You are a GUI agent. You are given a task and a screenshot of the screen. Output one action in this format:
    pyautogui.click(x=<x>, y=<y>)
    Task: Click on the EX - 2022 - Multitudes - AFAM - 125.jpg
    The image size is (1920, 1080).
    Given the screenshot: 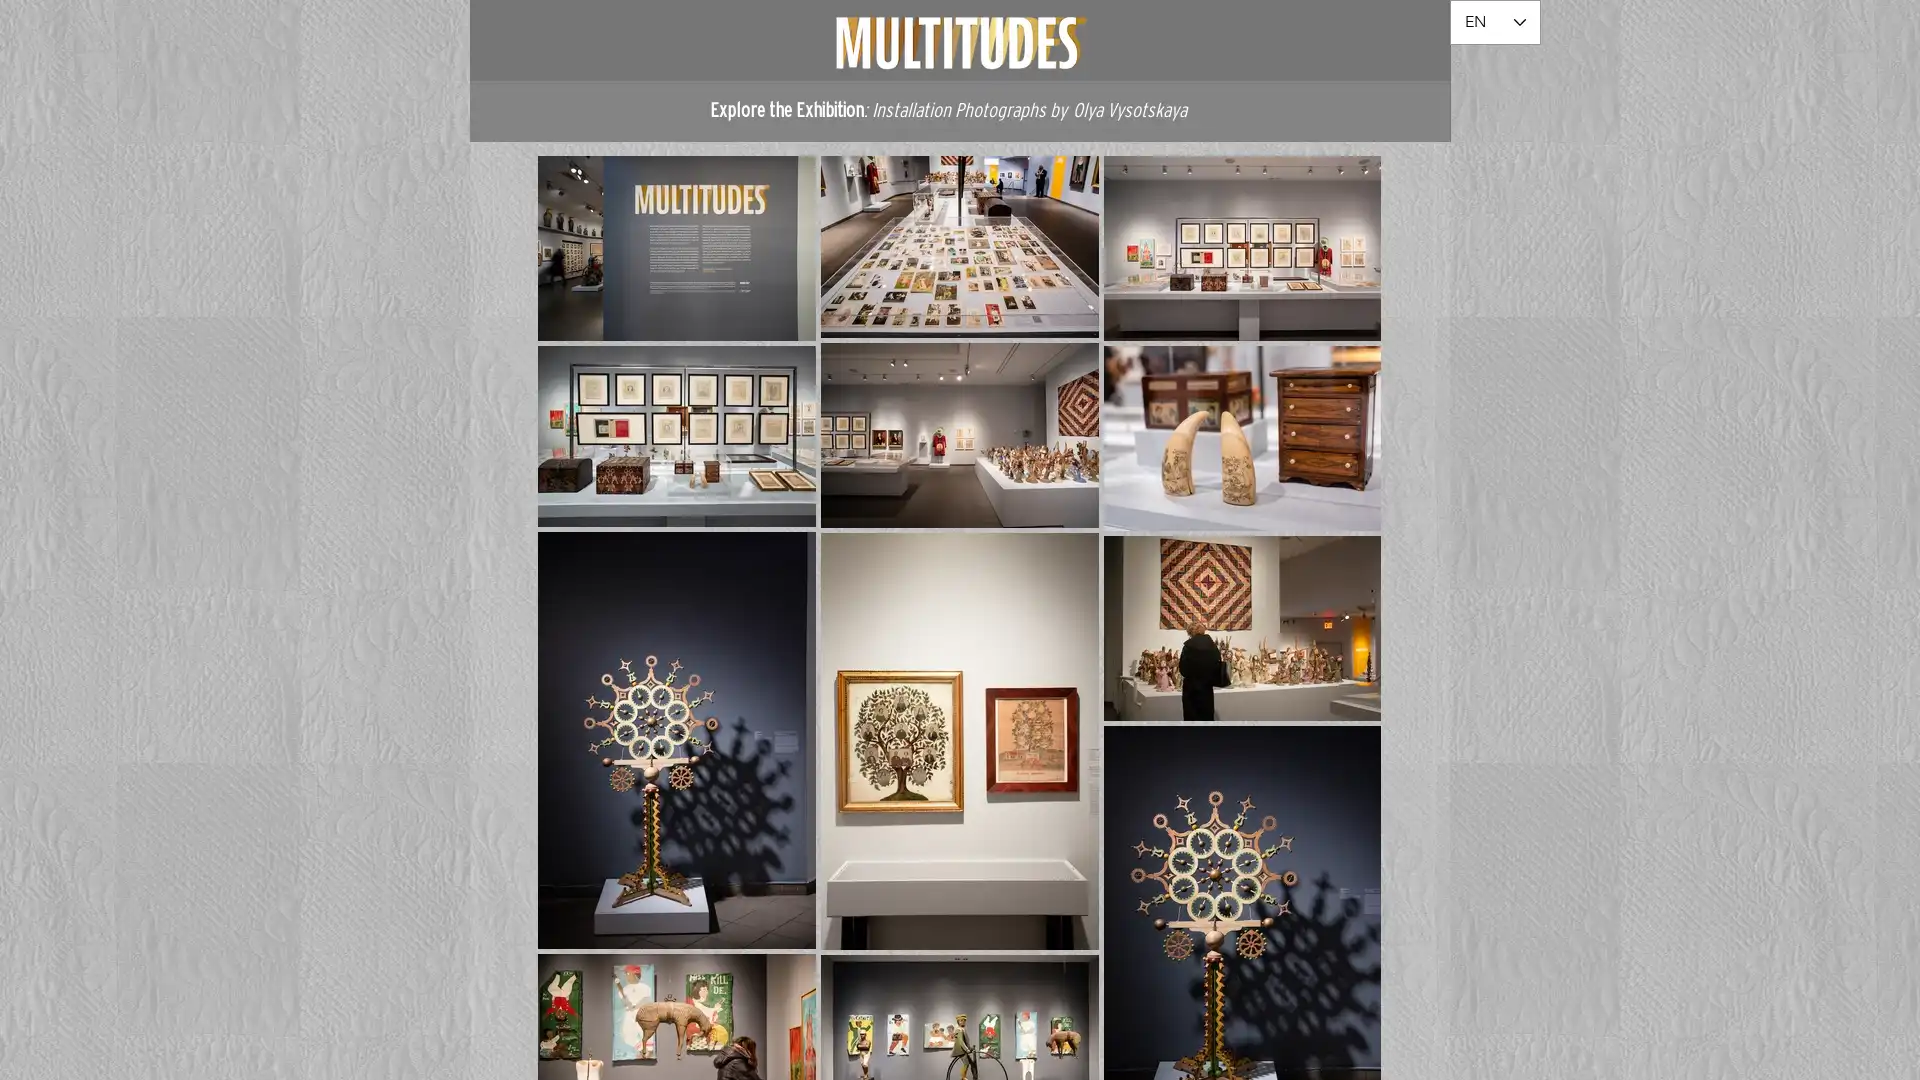 What is the action you would take?
    pyautogui.click(x=676, y=740)
    